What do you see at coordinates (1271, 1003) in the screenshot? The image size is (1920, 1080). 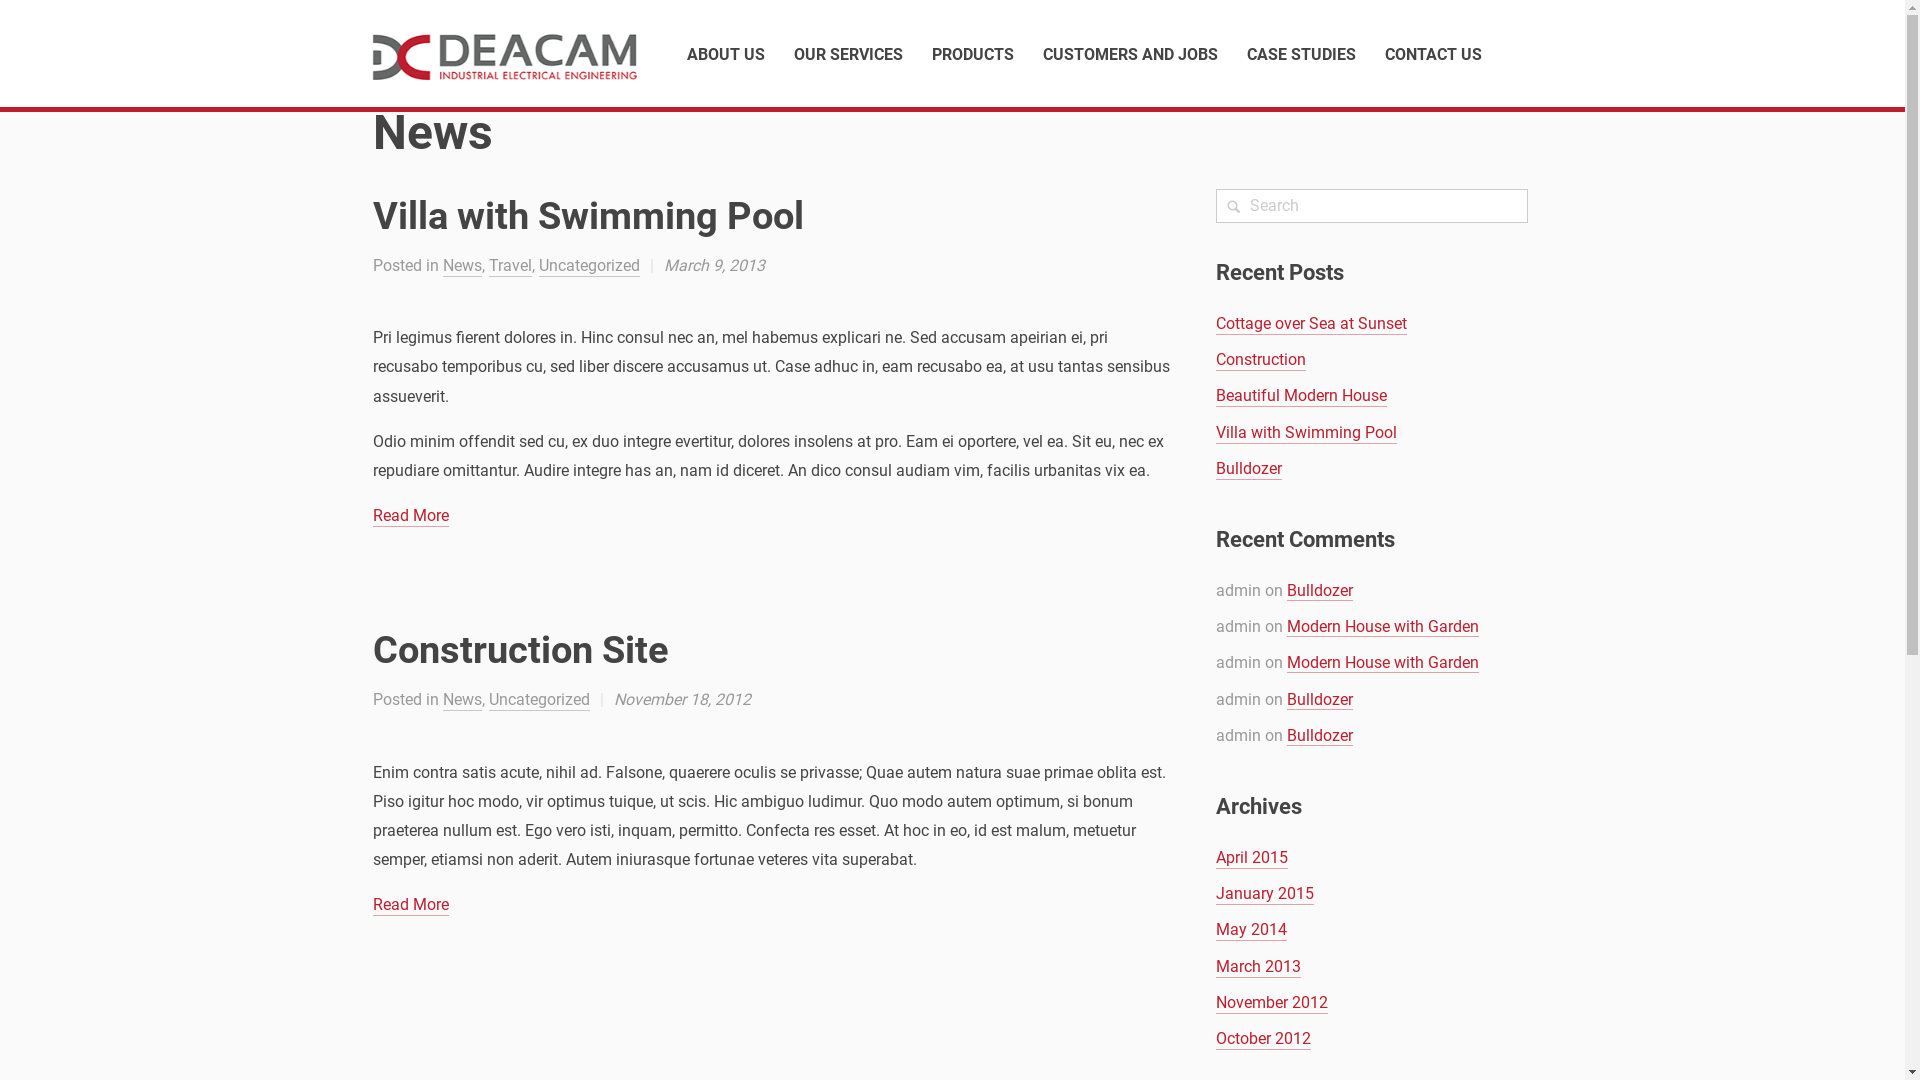 I see `'November 2012'` at bounding box center [1271, 1003].